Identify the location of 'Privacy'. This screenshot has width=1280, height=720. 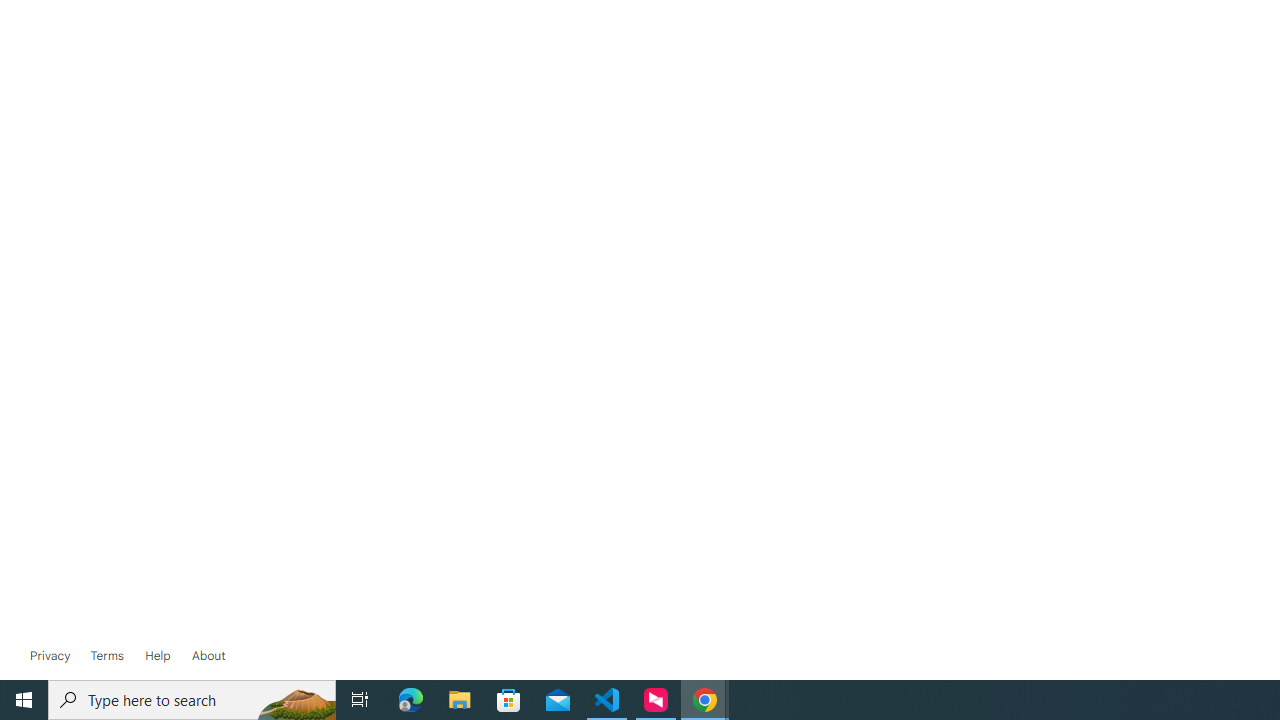
(50, 655).